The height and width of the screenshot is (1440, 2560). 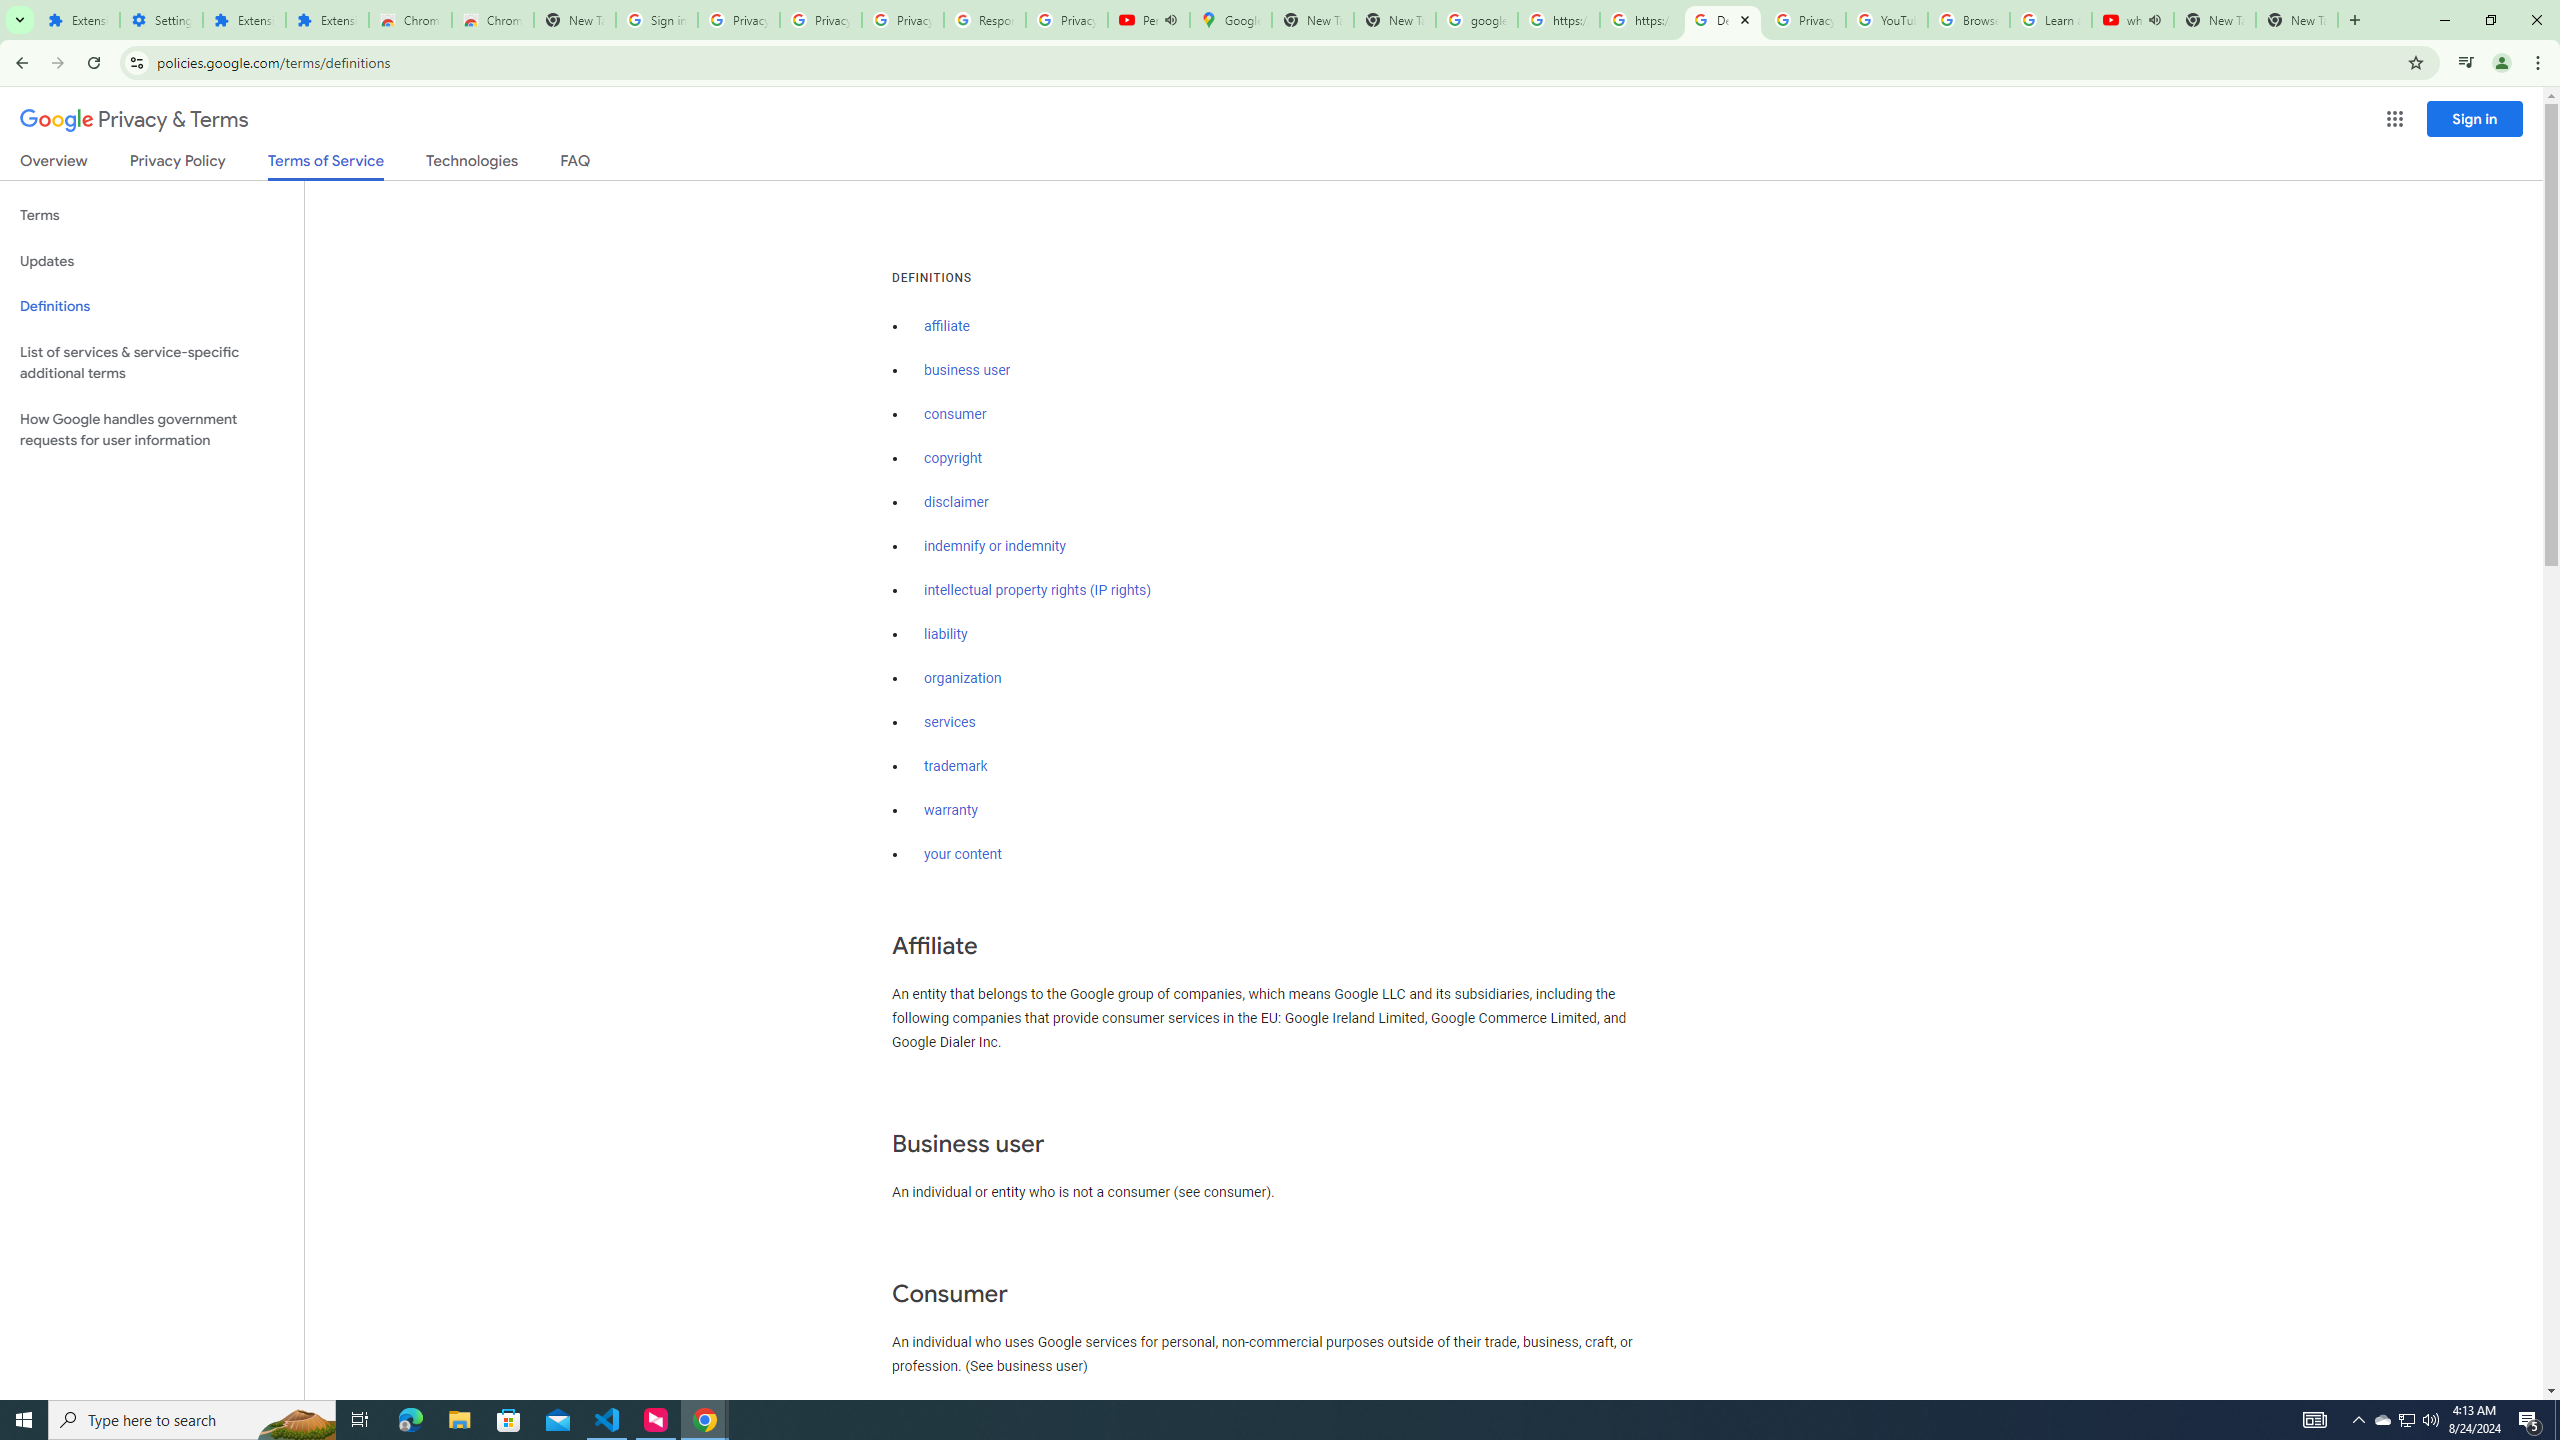 I want to click on 'intellectual property rights (IP rights)', so click(x=1038, y=590).